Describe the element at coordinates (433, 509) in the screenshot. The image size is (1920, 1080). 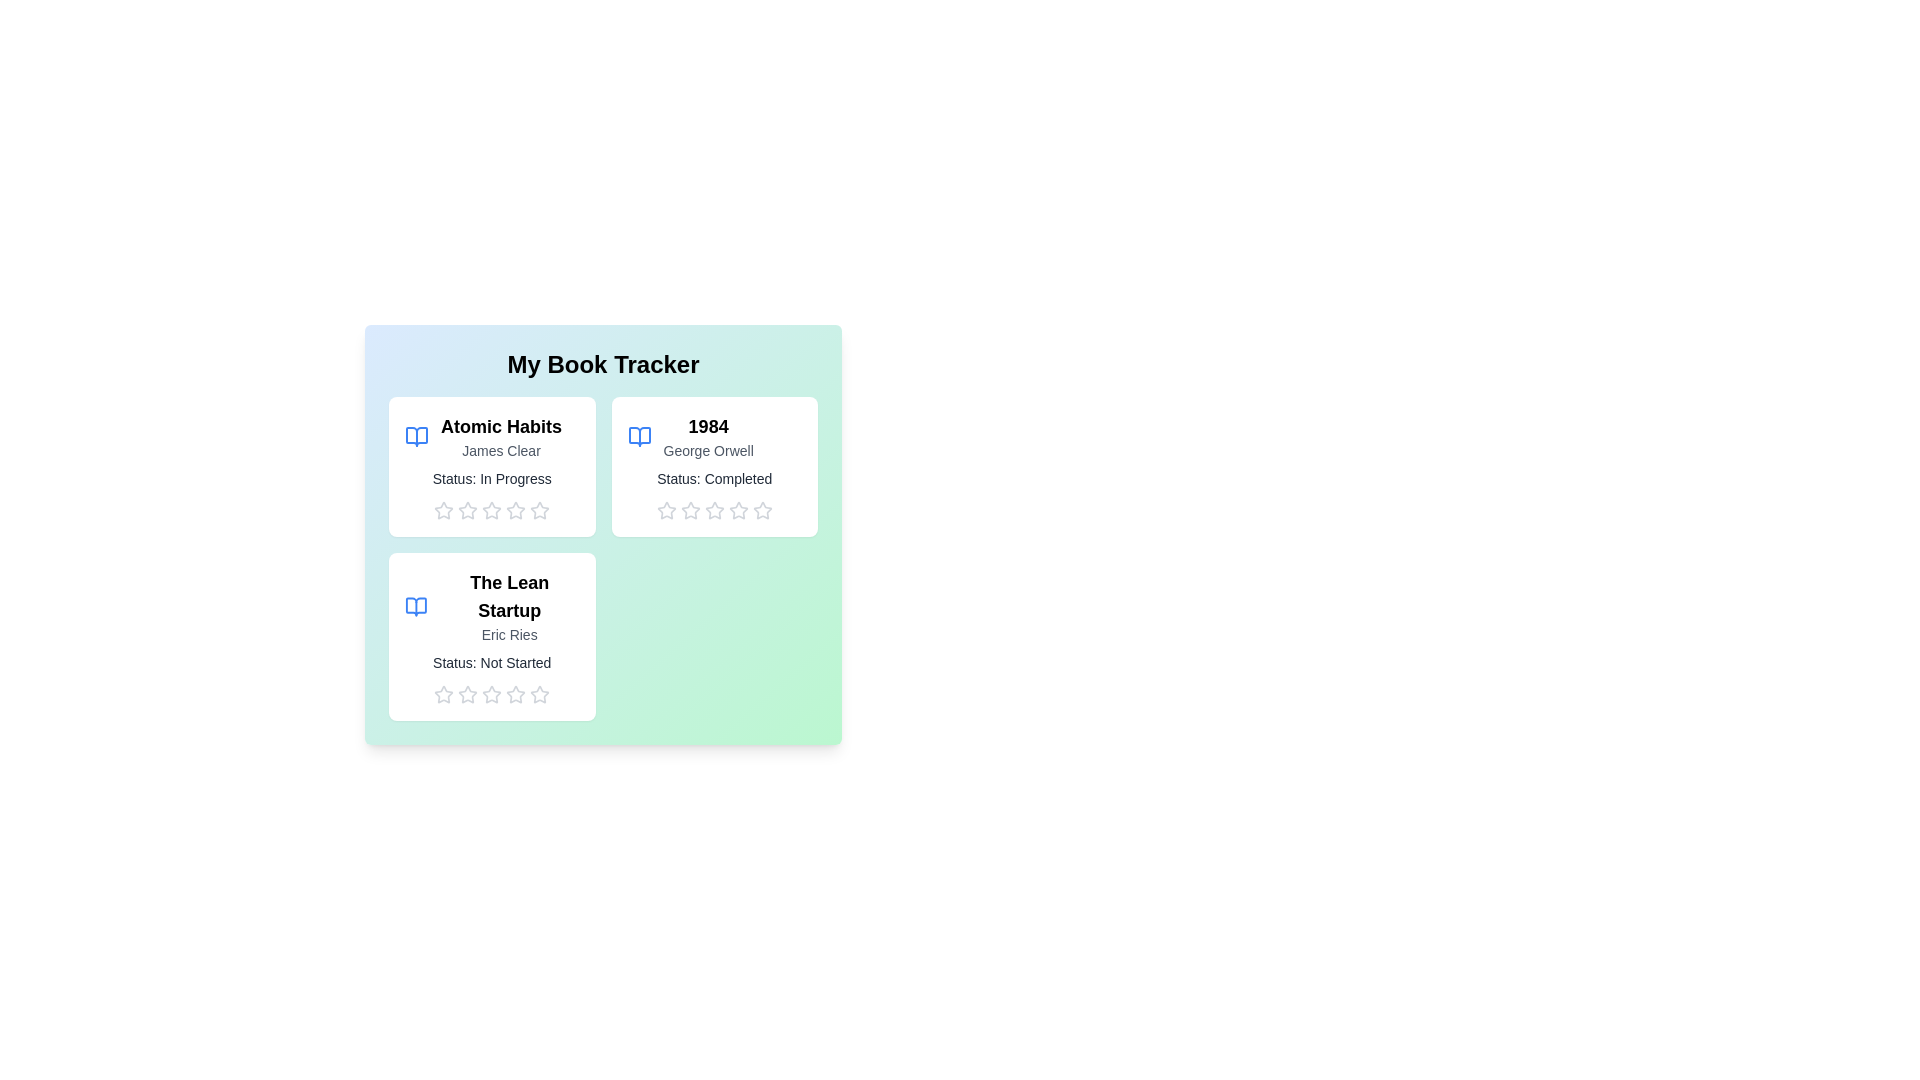
I see `the rating for a book to 1 stars` at that location.